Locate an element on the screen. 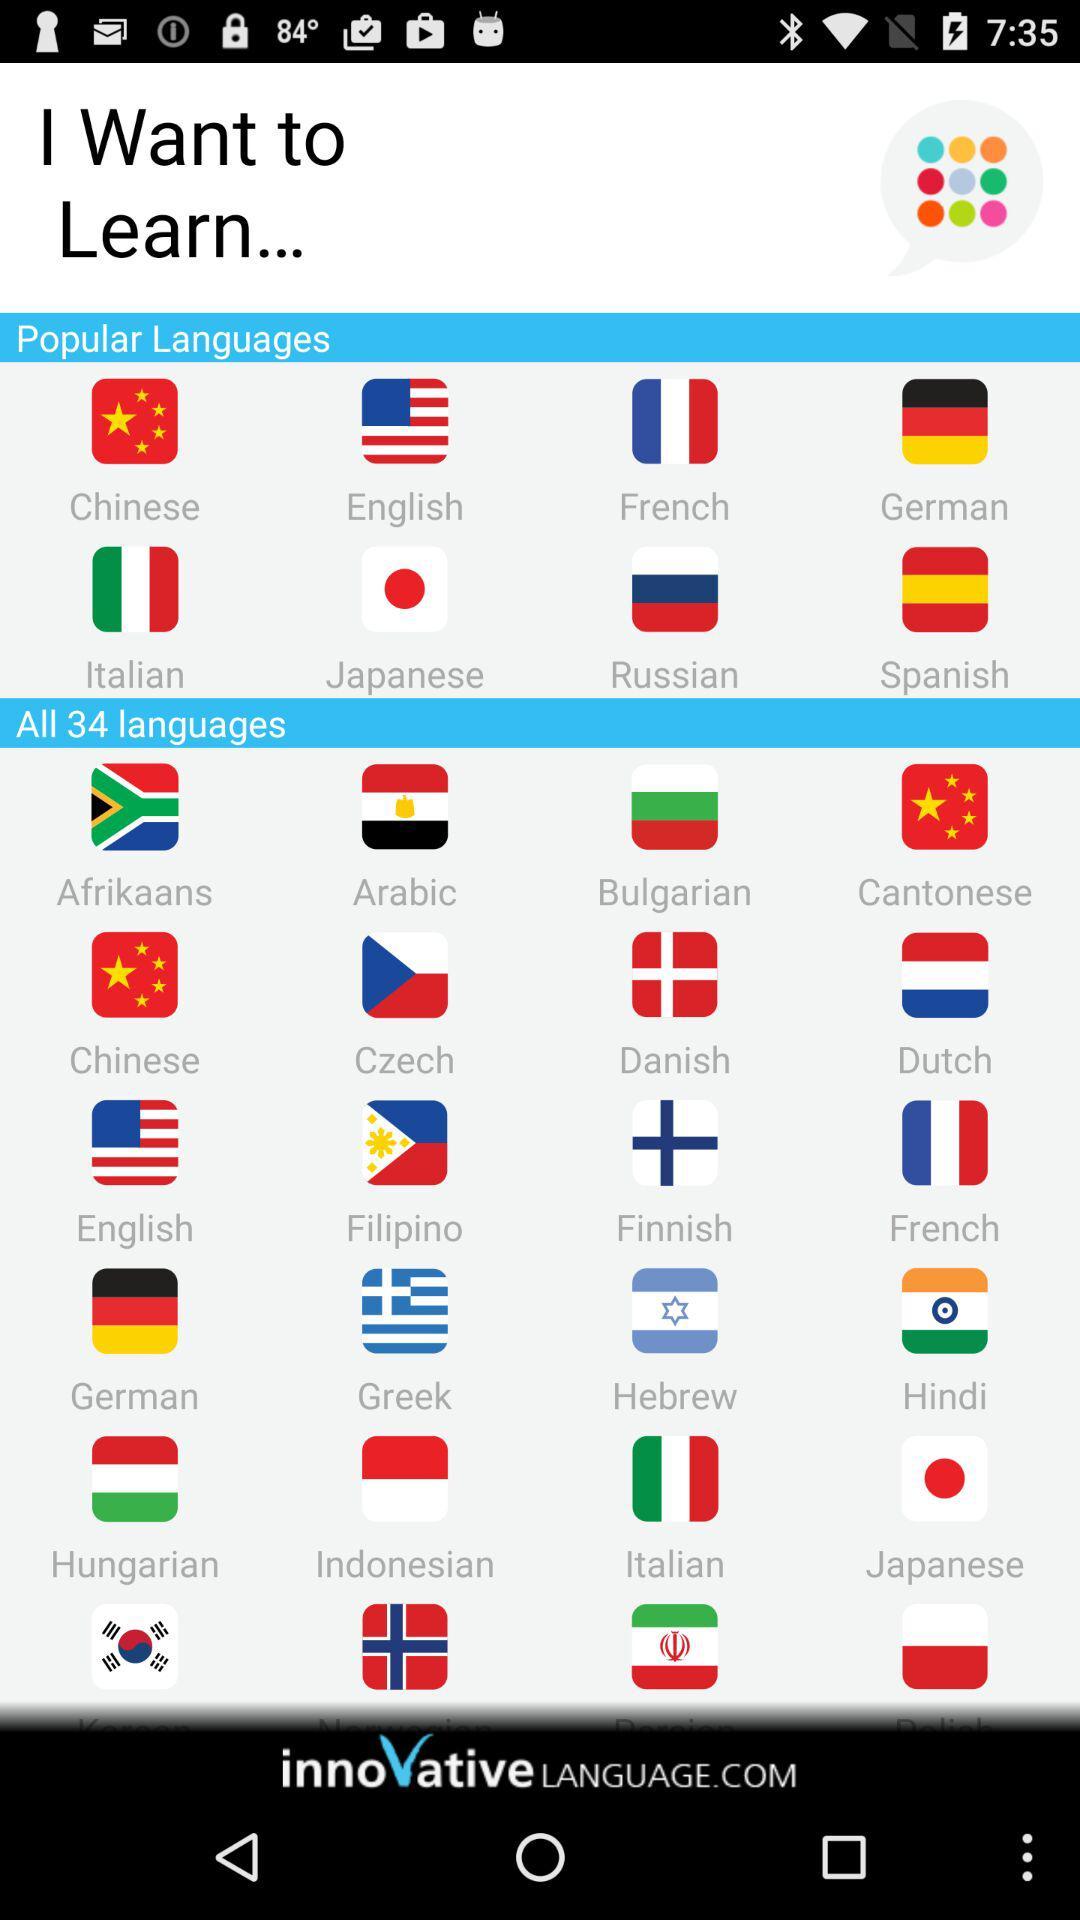  the pause icon is located at coordinates (675, 1581).